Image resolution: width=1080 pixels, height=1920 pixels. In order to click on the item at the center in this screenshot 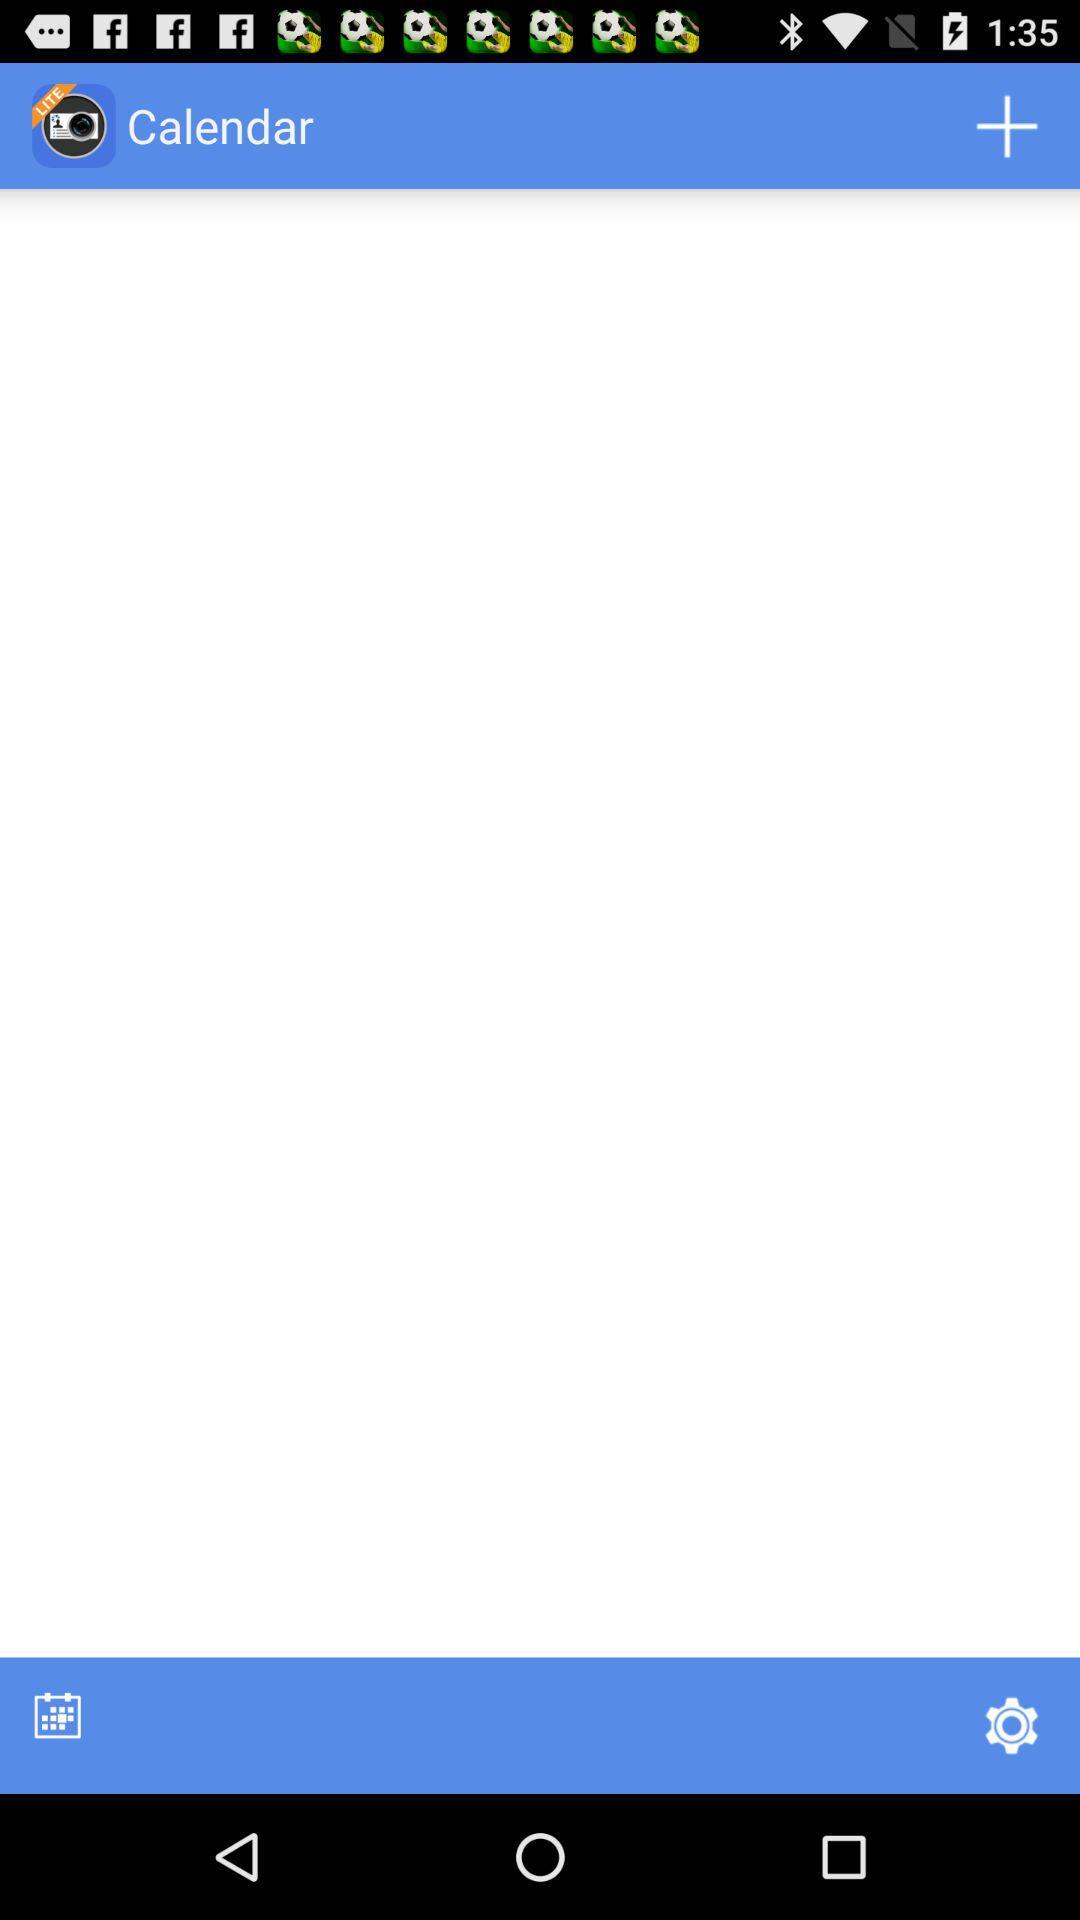, I will do `click(540, 922)`.